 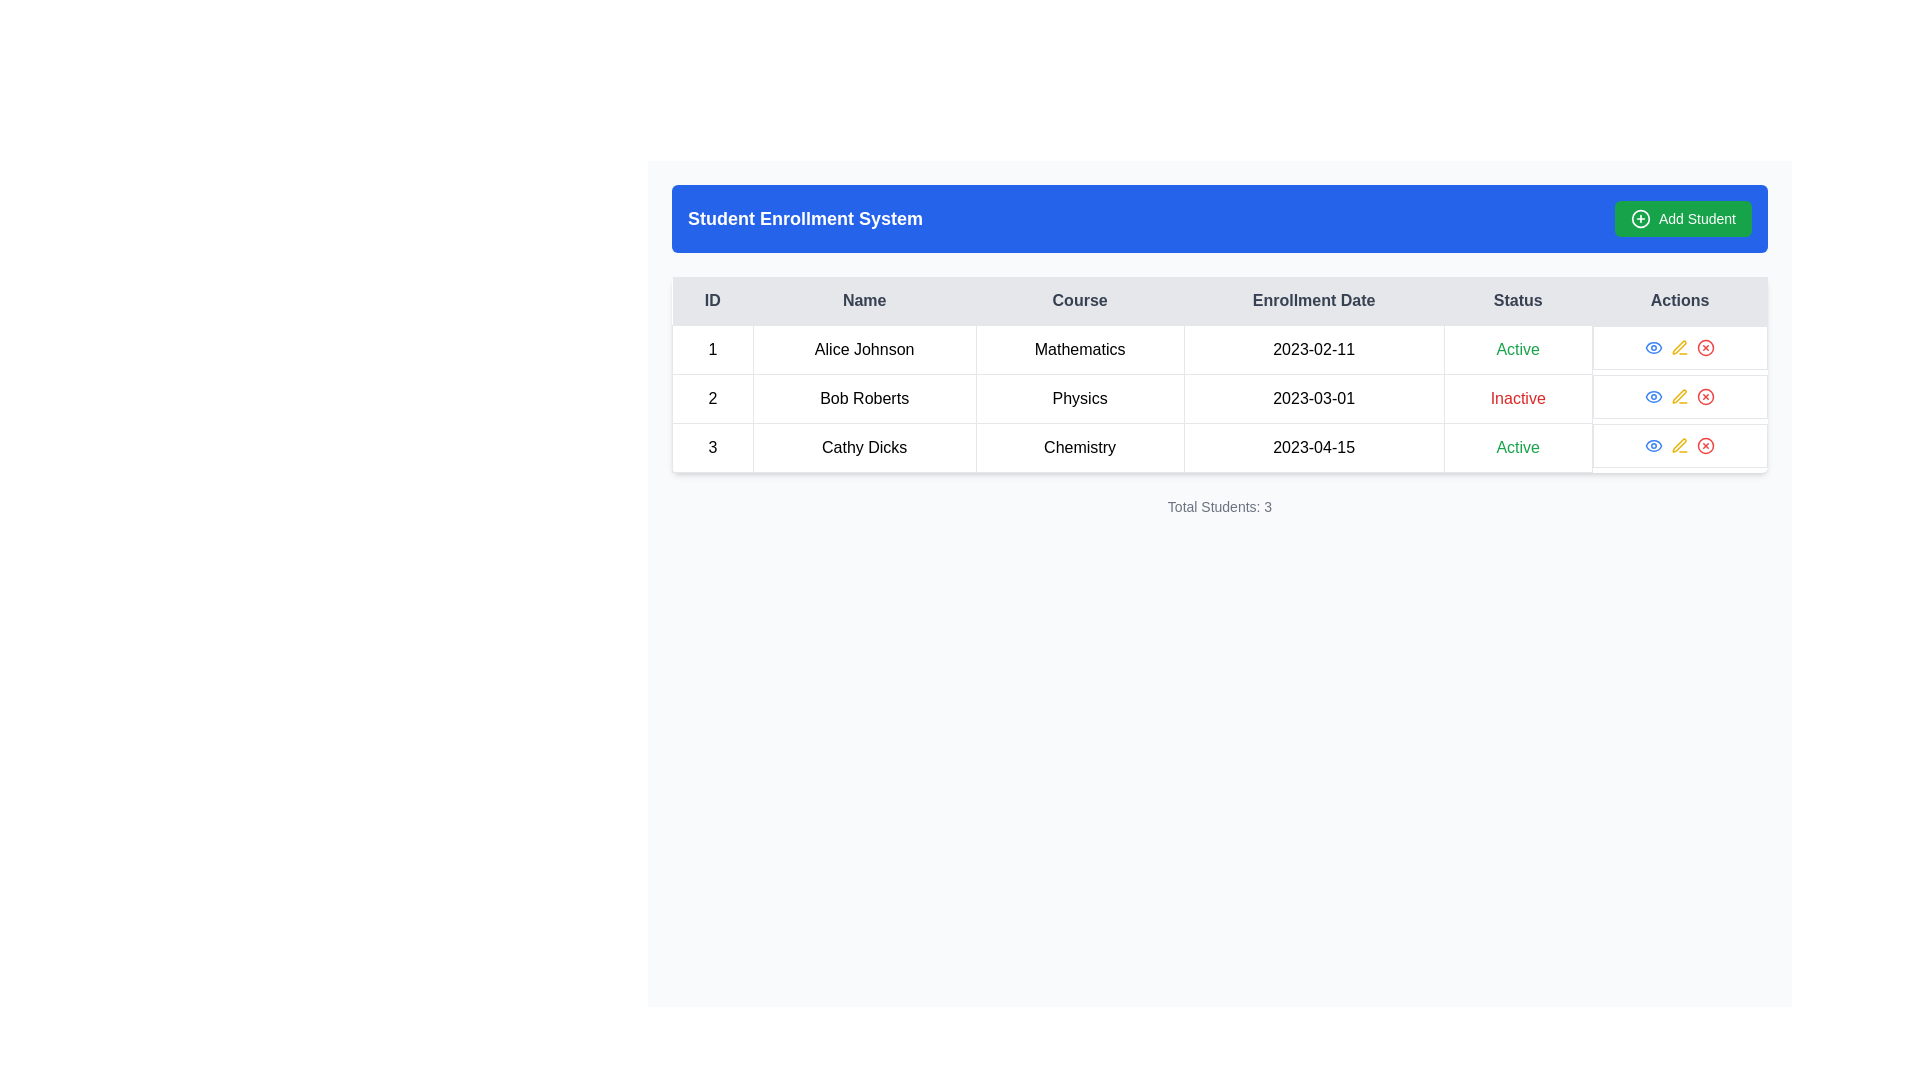 What do you see at coordinates (1682, 219) in the screenshot?
I see `the button with an icon and text that adds a new student to the system, located at the far-right of the blue header titled 'Student Enrollment System'` at bounding box center [1682, 219].